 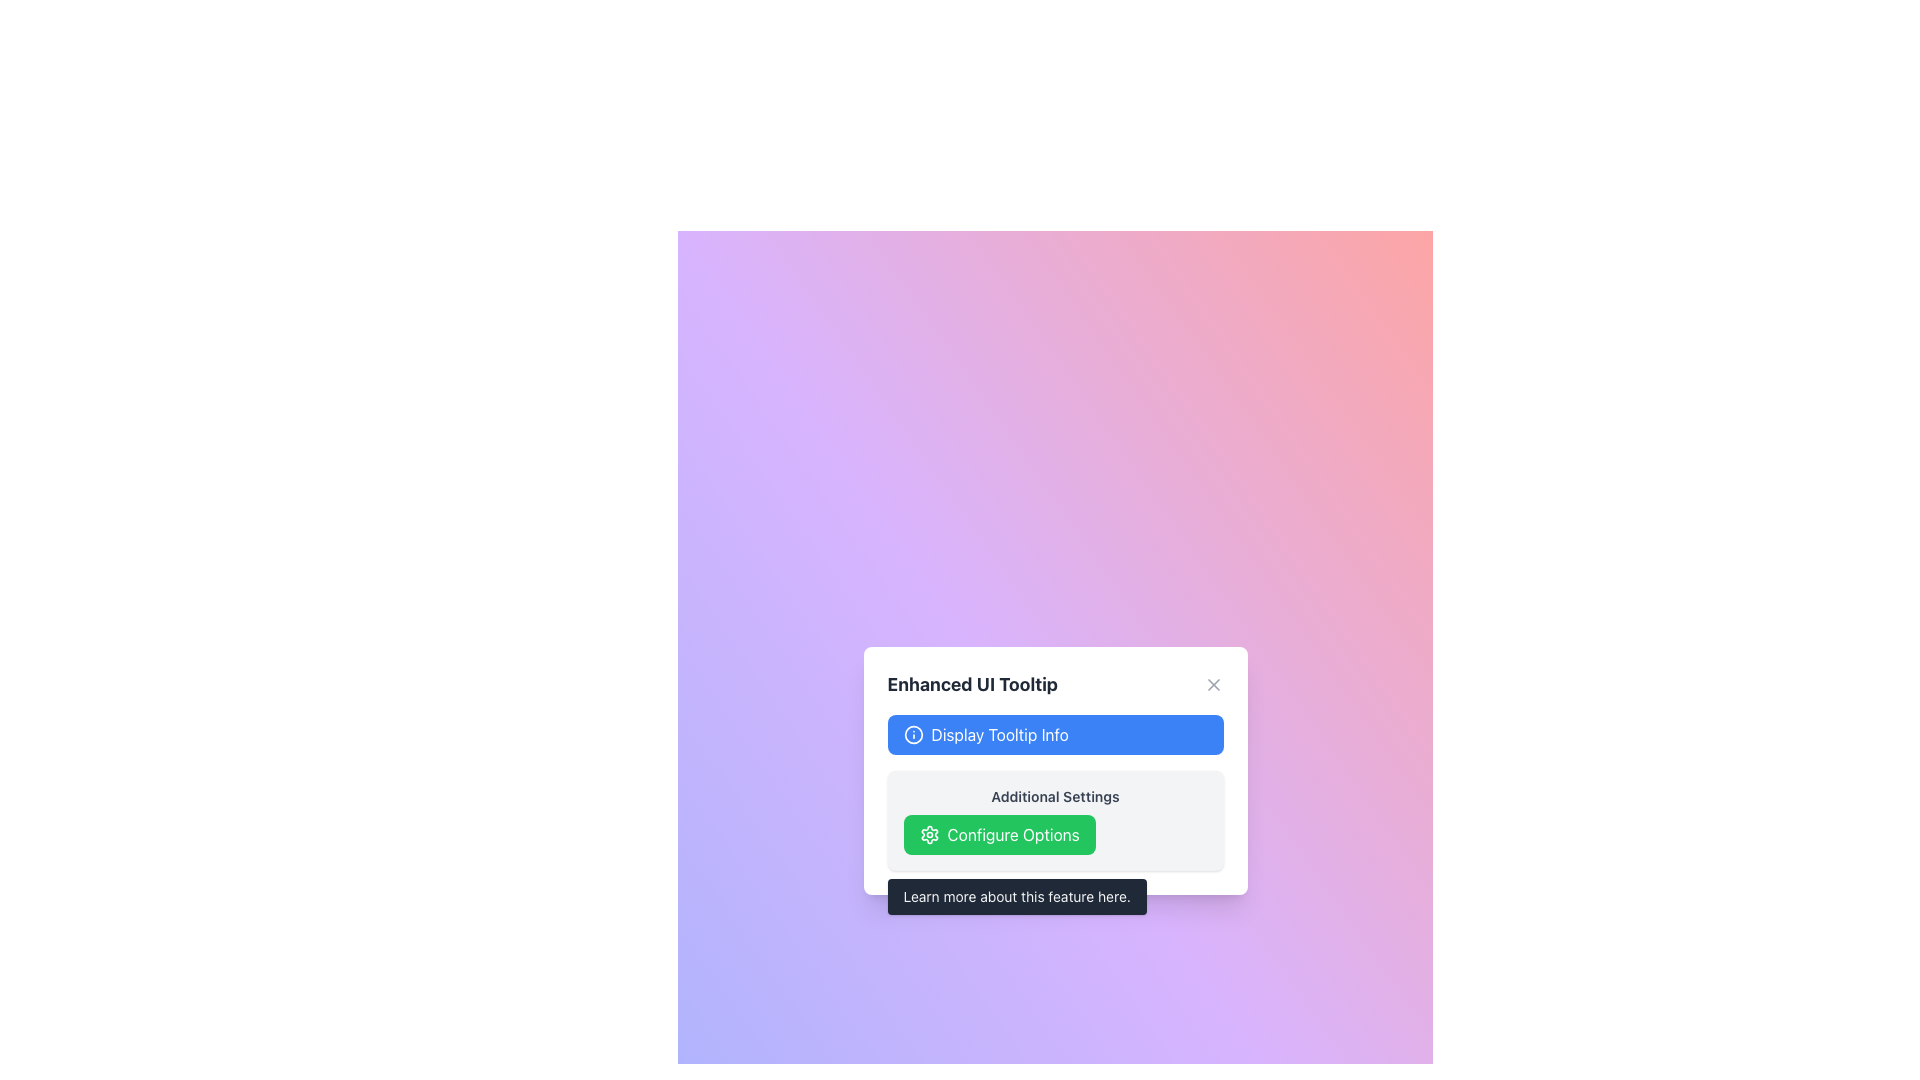 What do you see at coordinates (912, 735) in the screenshot?
I see `the Circle graphic in the SVG component that visually represents information for the 'Display Tooltip Info' label` at bounding box center [912, 735].